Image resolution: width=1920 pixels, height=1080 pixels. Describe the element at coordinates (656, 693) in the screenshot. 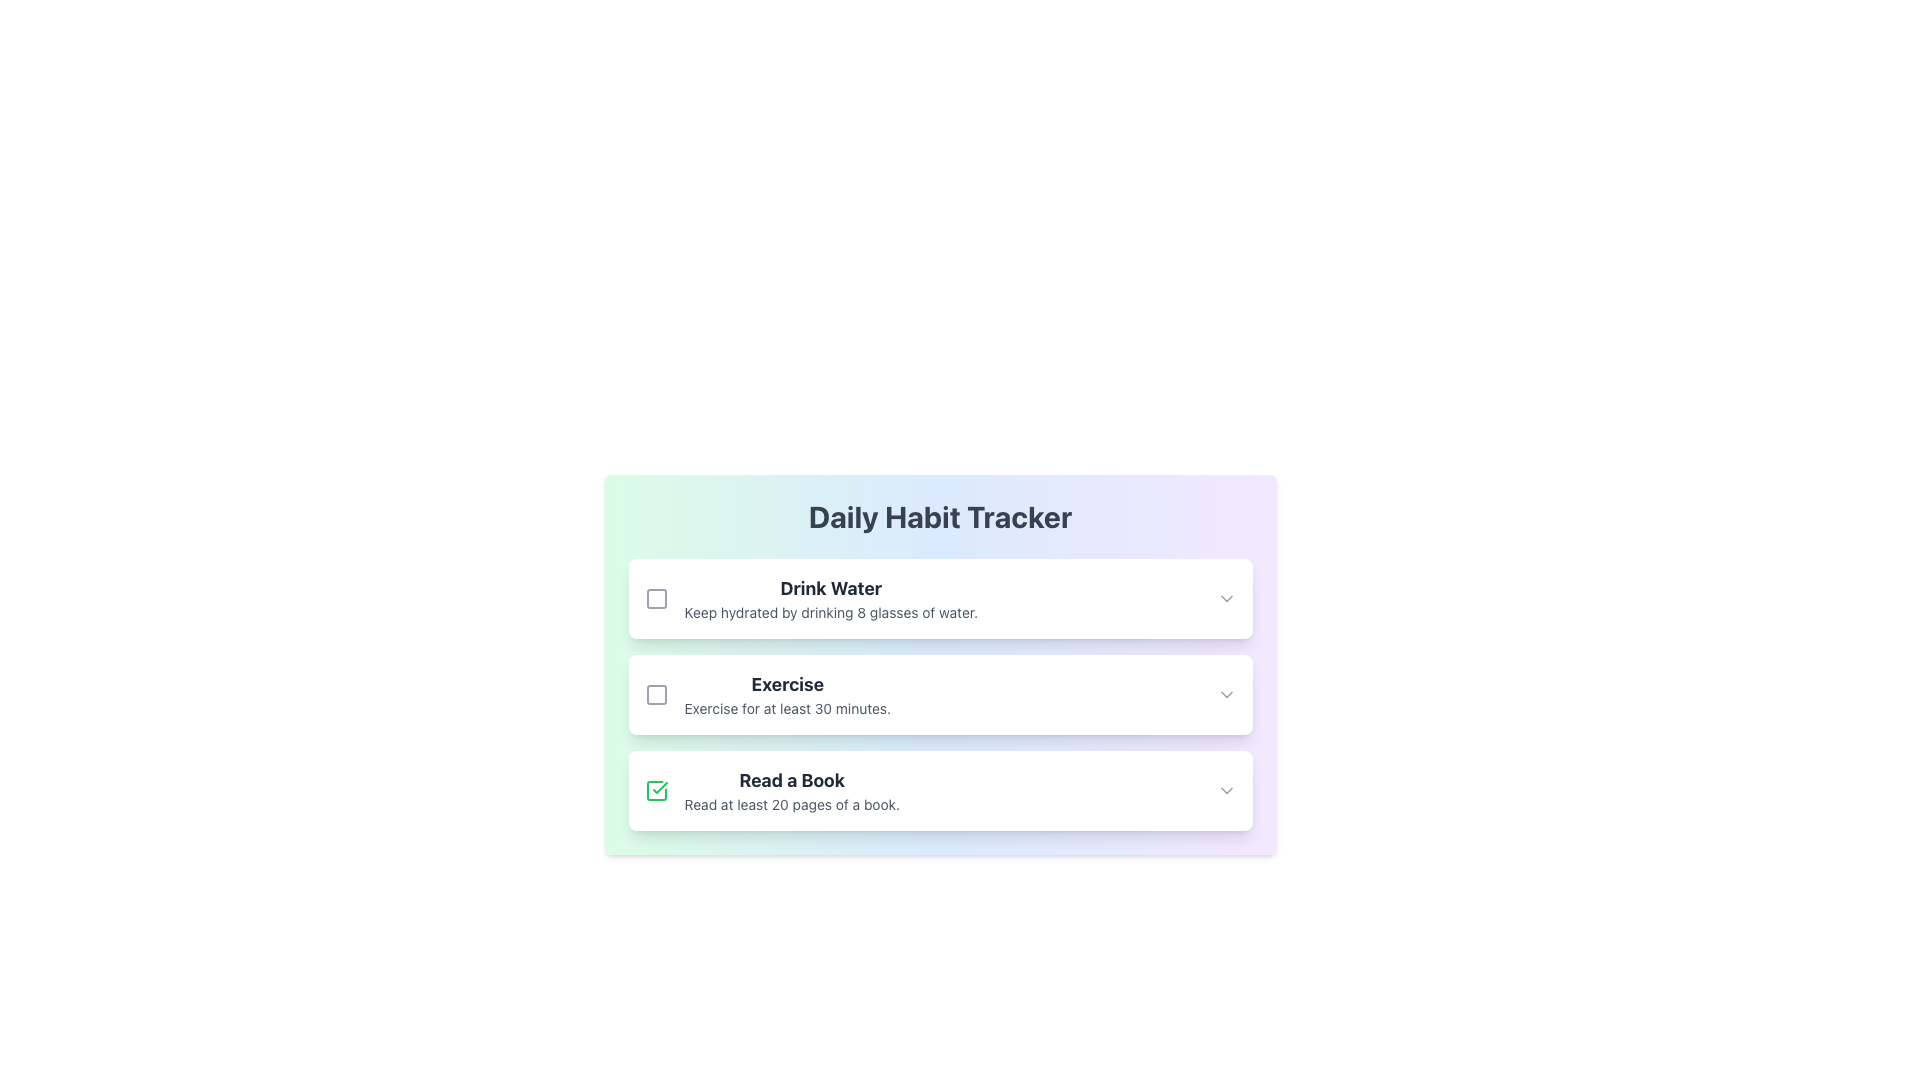

I see `the checkbox located in the 'Exercise' segment, which is the leftmost element in the second row of a vertical list` at that location.